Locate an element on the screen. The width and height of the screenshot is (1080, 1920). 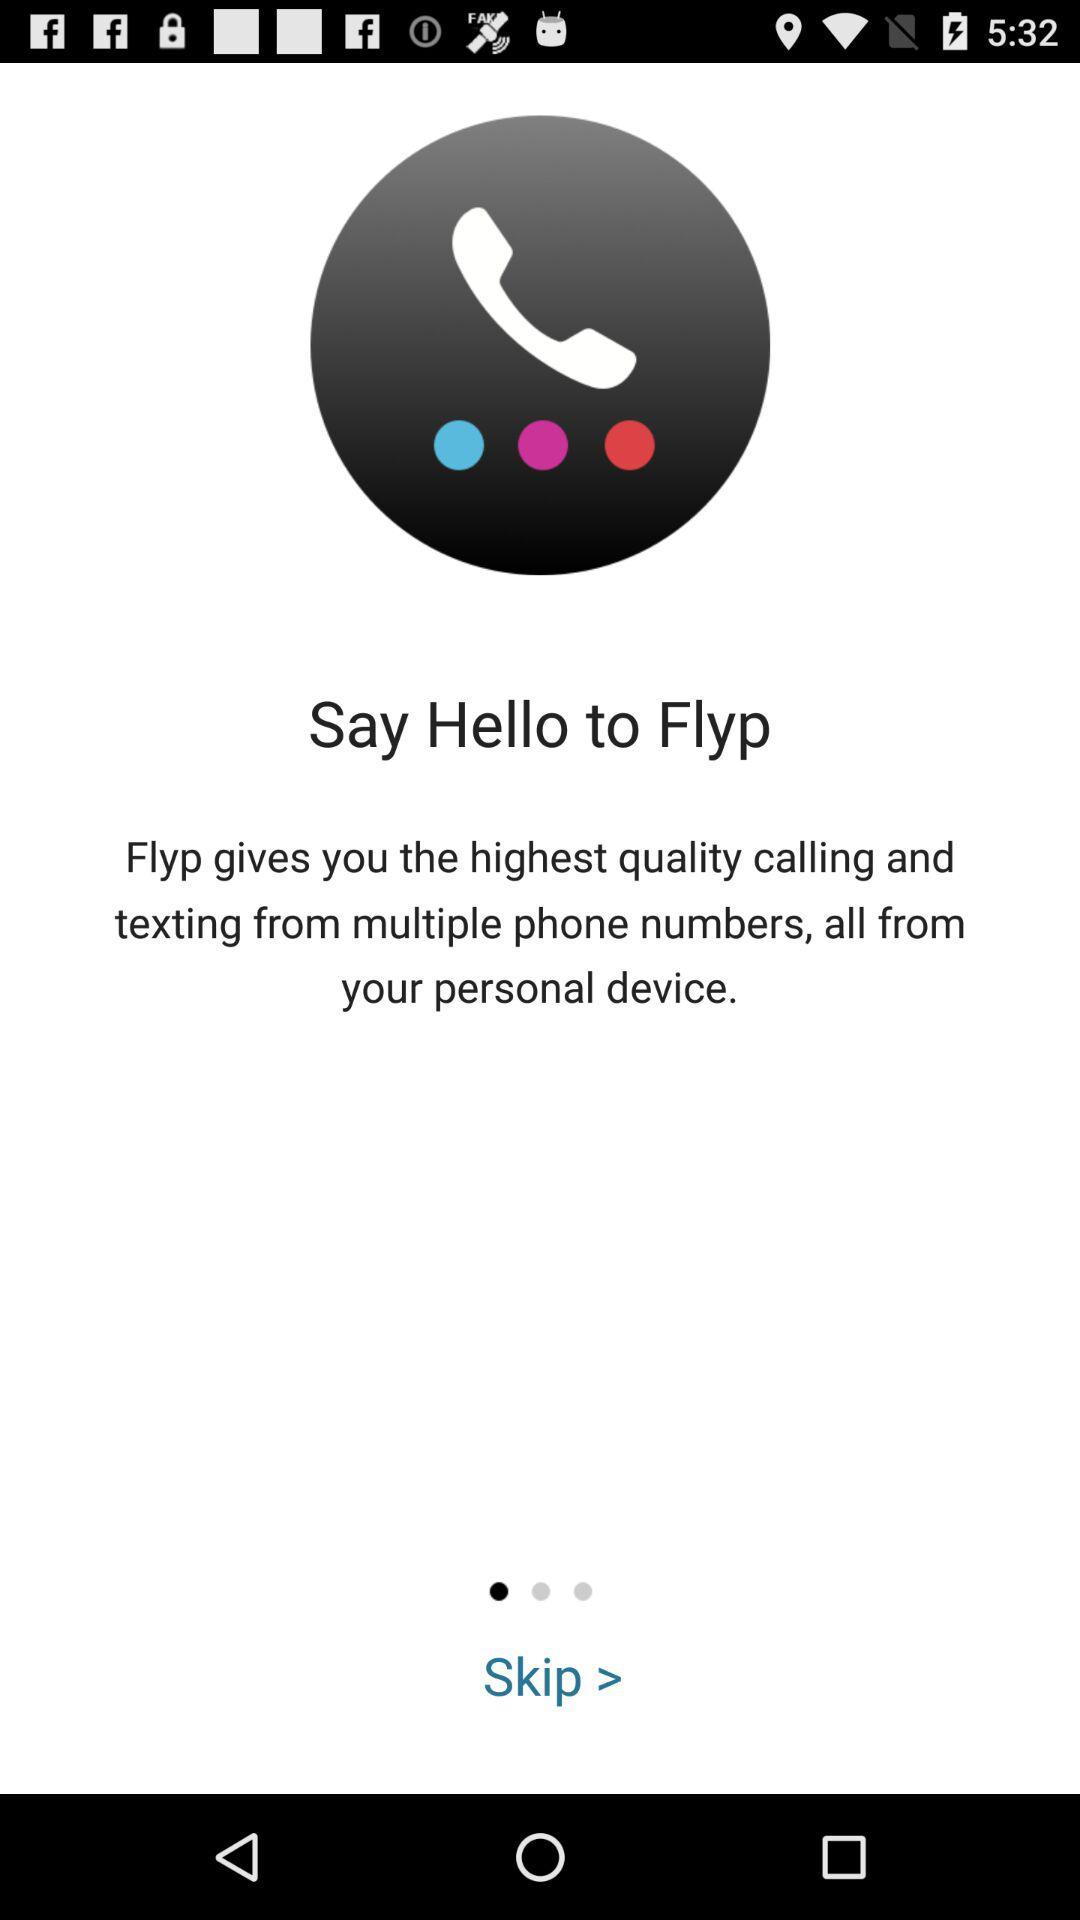
the skip > is located at coordinates (553, 1675).